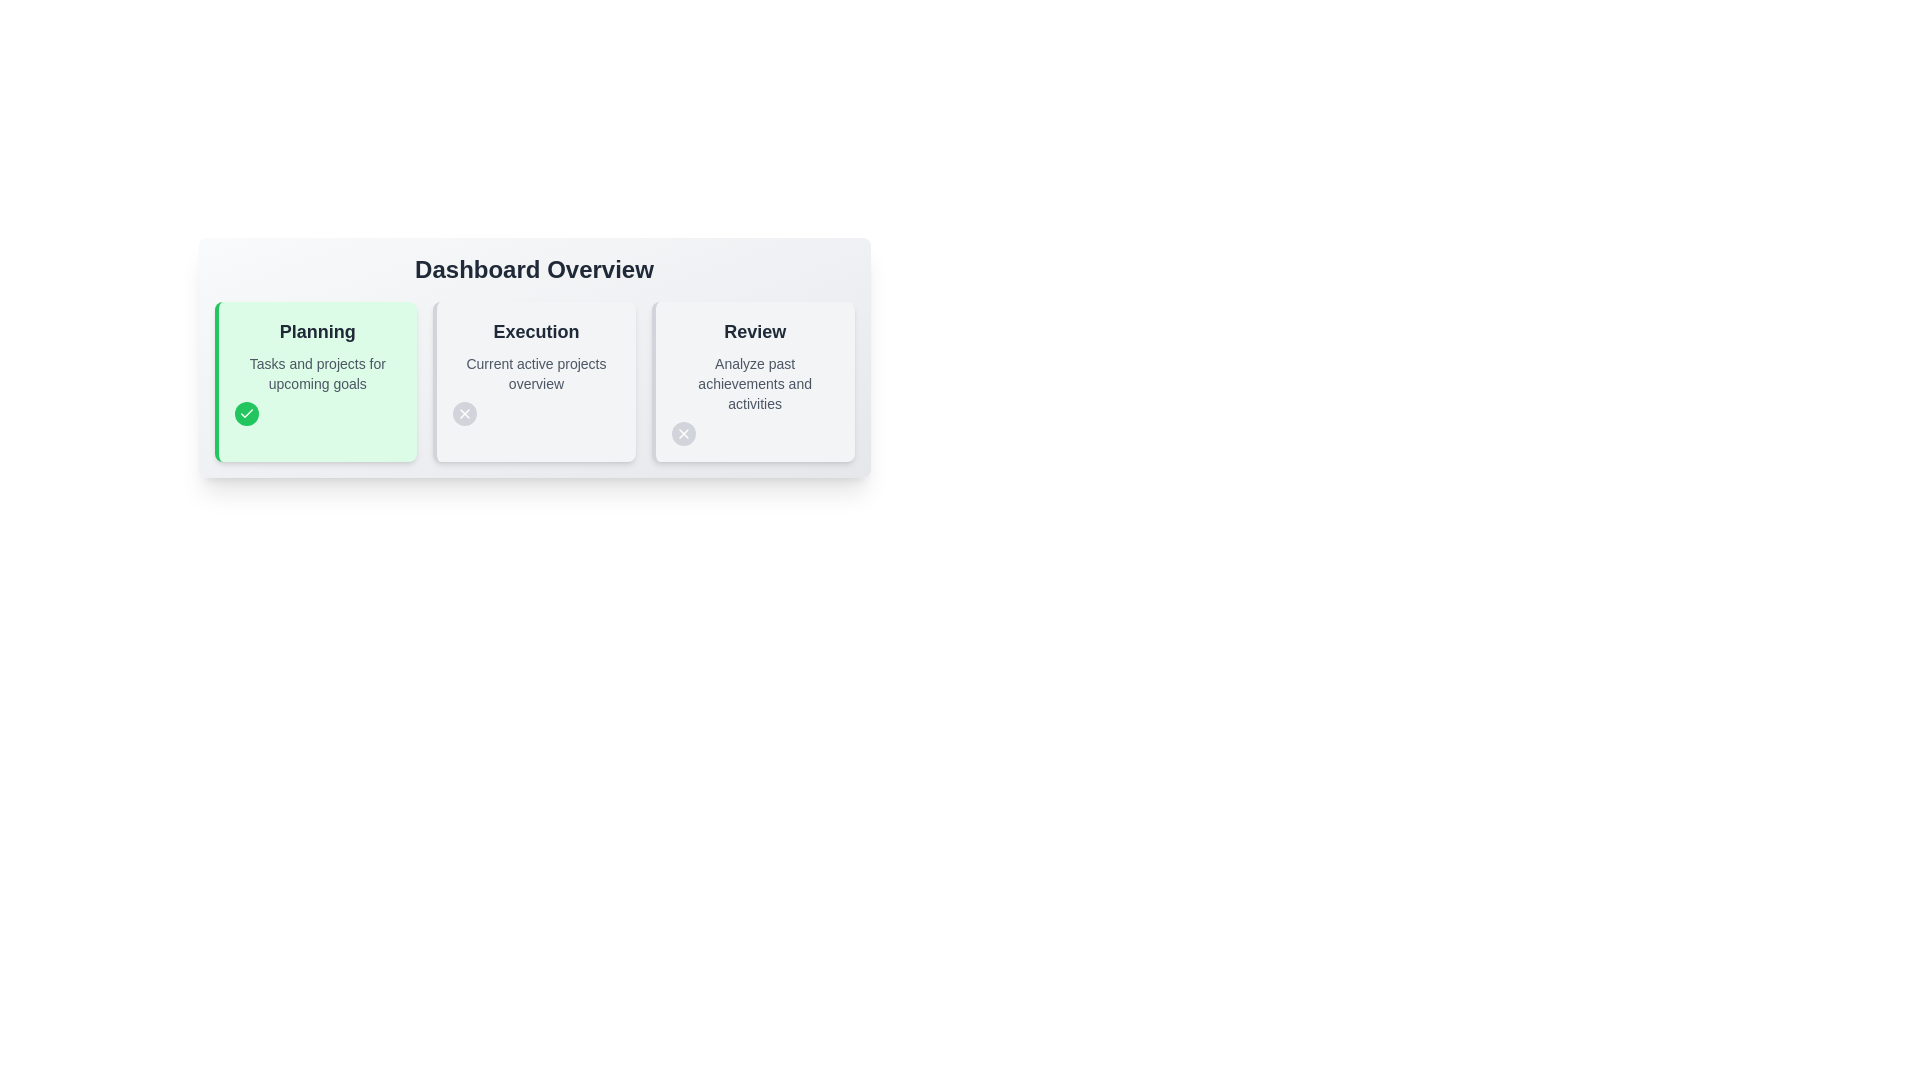 Image resolution: width=1920 pixels, height=1080 pixels. I want to click on the 'Execution' category, so click(534, 381).